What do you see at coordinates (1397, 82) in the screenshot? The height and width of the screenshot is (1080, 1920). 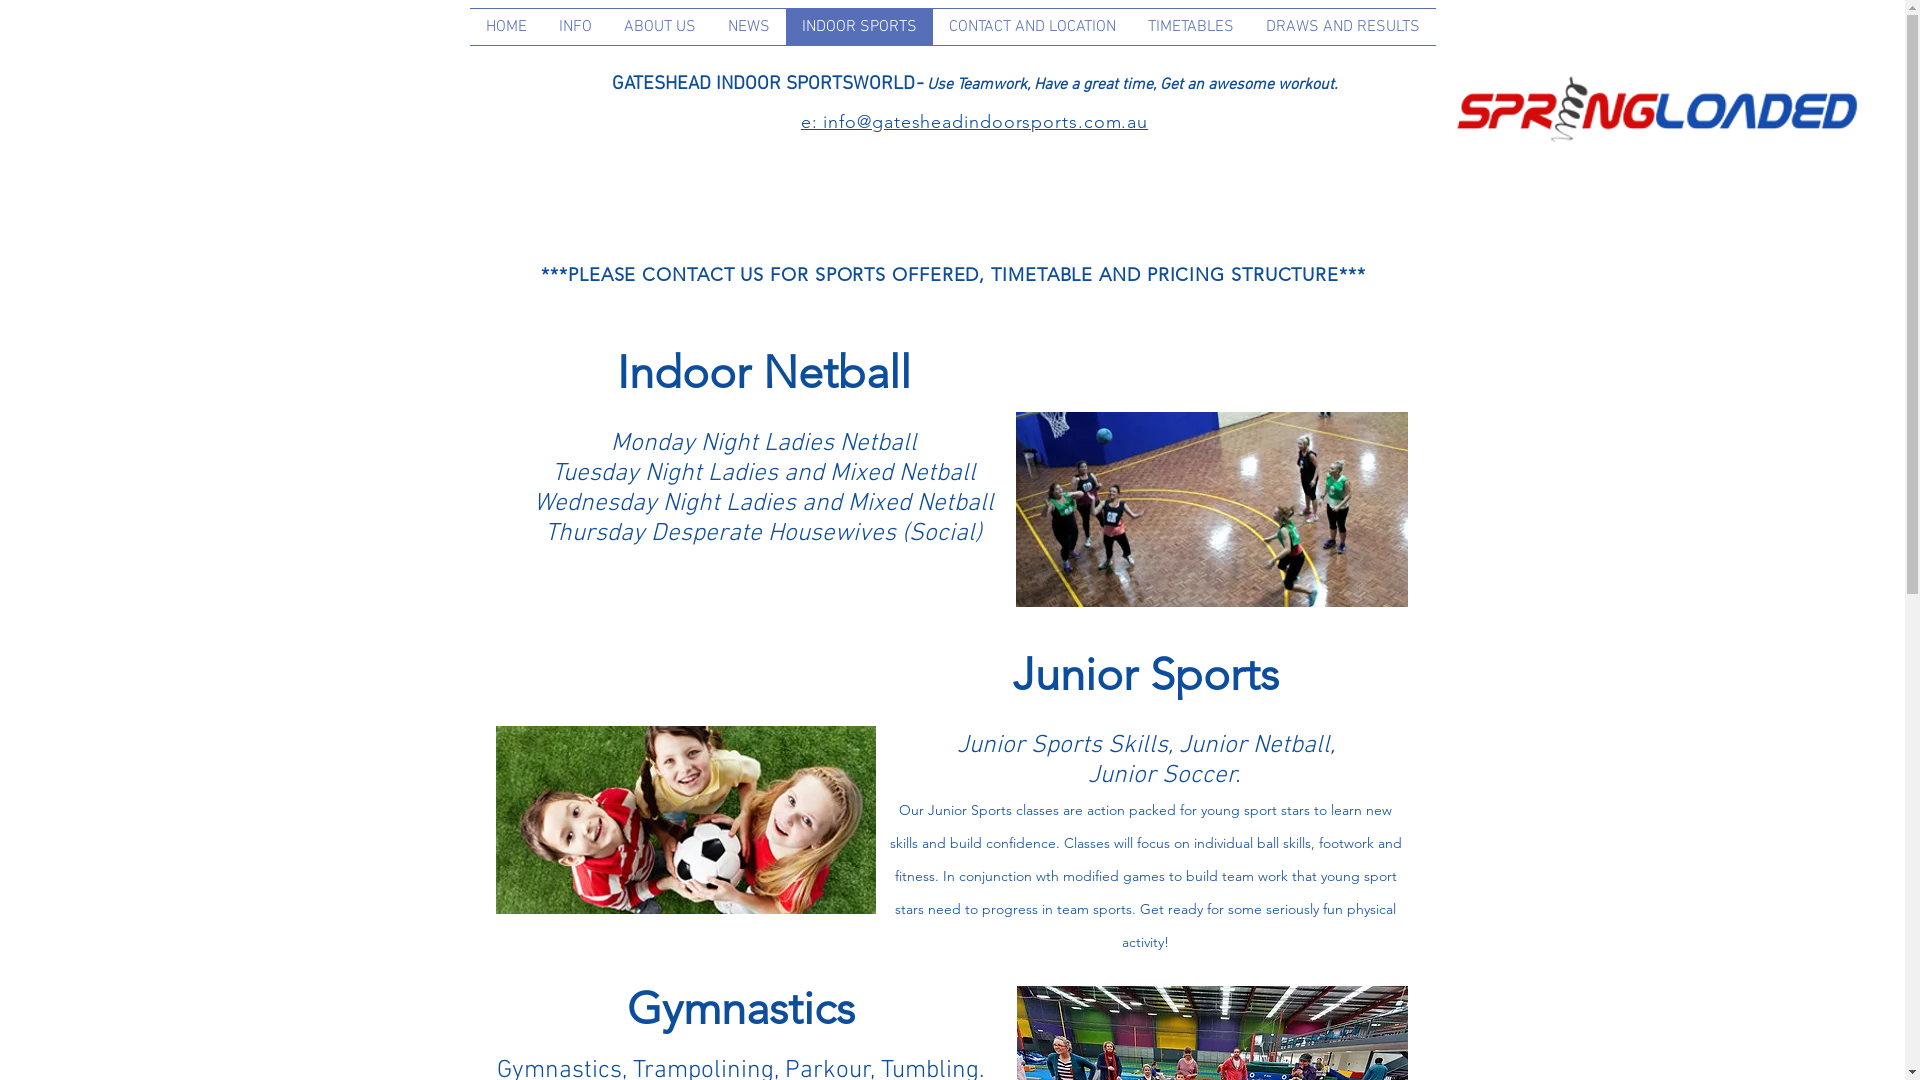 I see `'Embedded Content'` at bounding box center [1397, 82].